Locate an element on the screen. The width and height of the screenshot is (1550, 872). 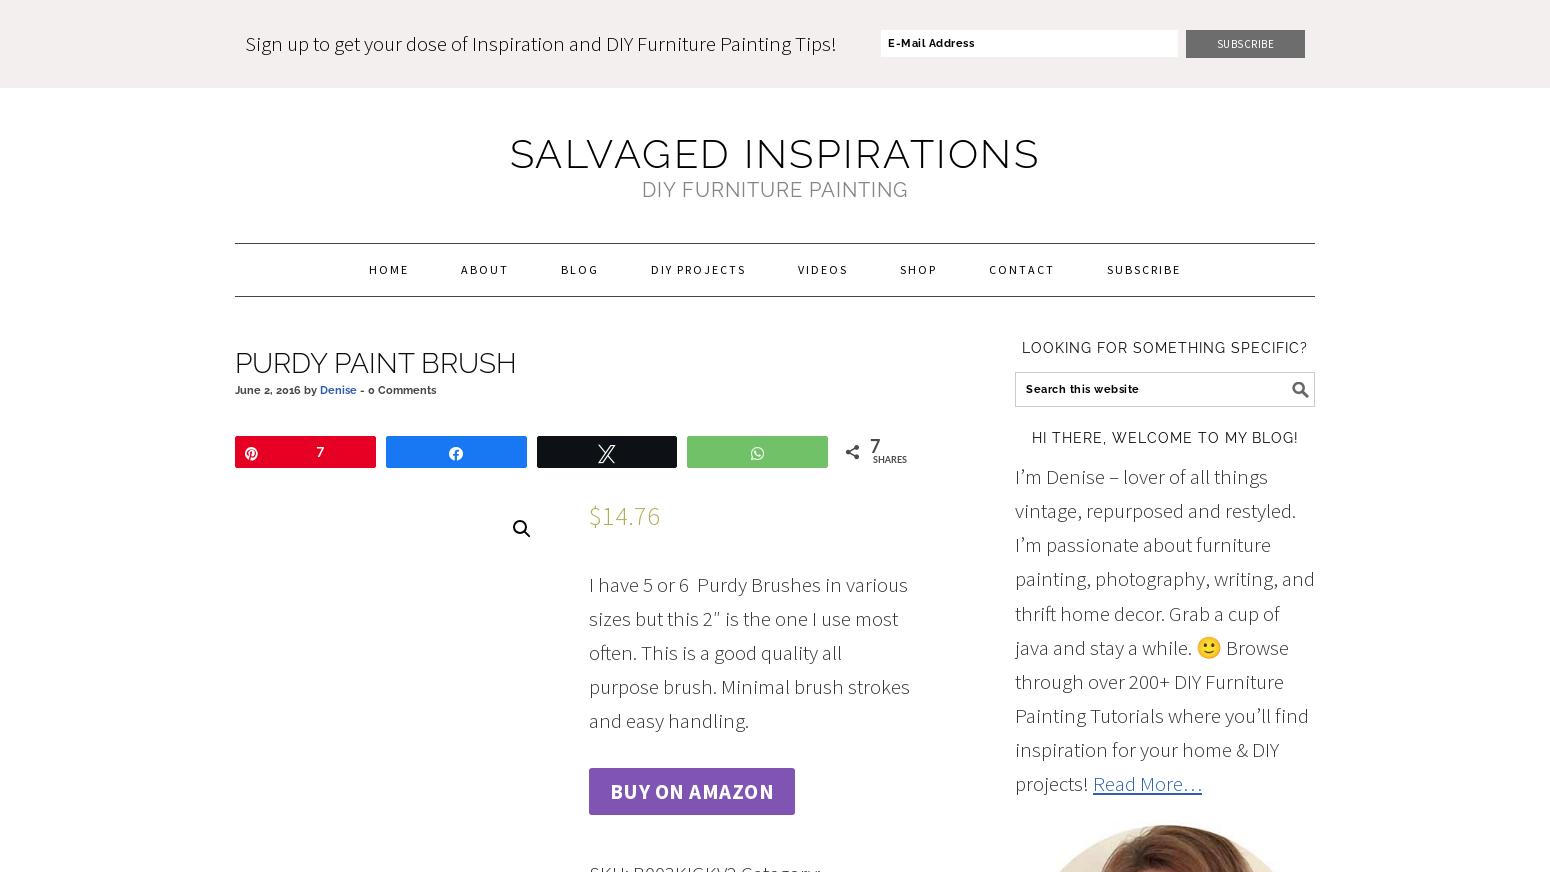
'Salvaged Inspirations' is located at coordinates (774, 153).